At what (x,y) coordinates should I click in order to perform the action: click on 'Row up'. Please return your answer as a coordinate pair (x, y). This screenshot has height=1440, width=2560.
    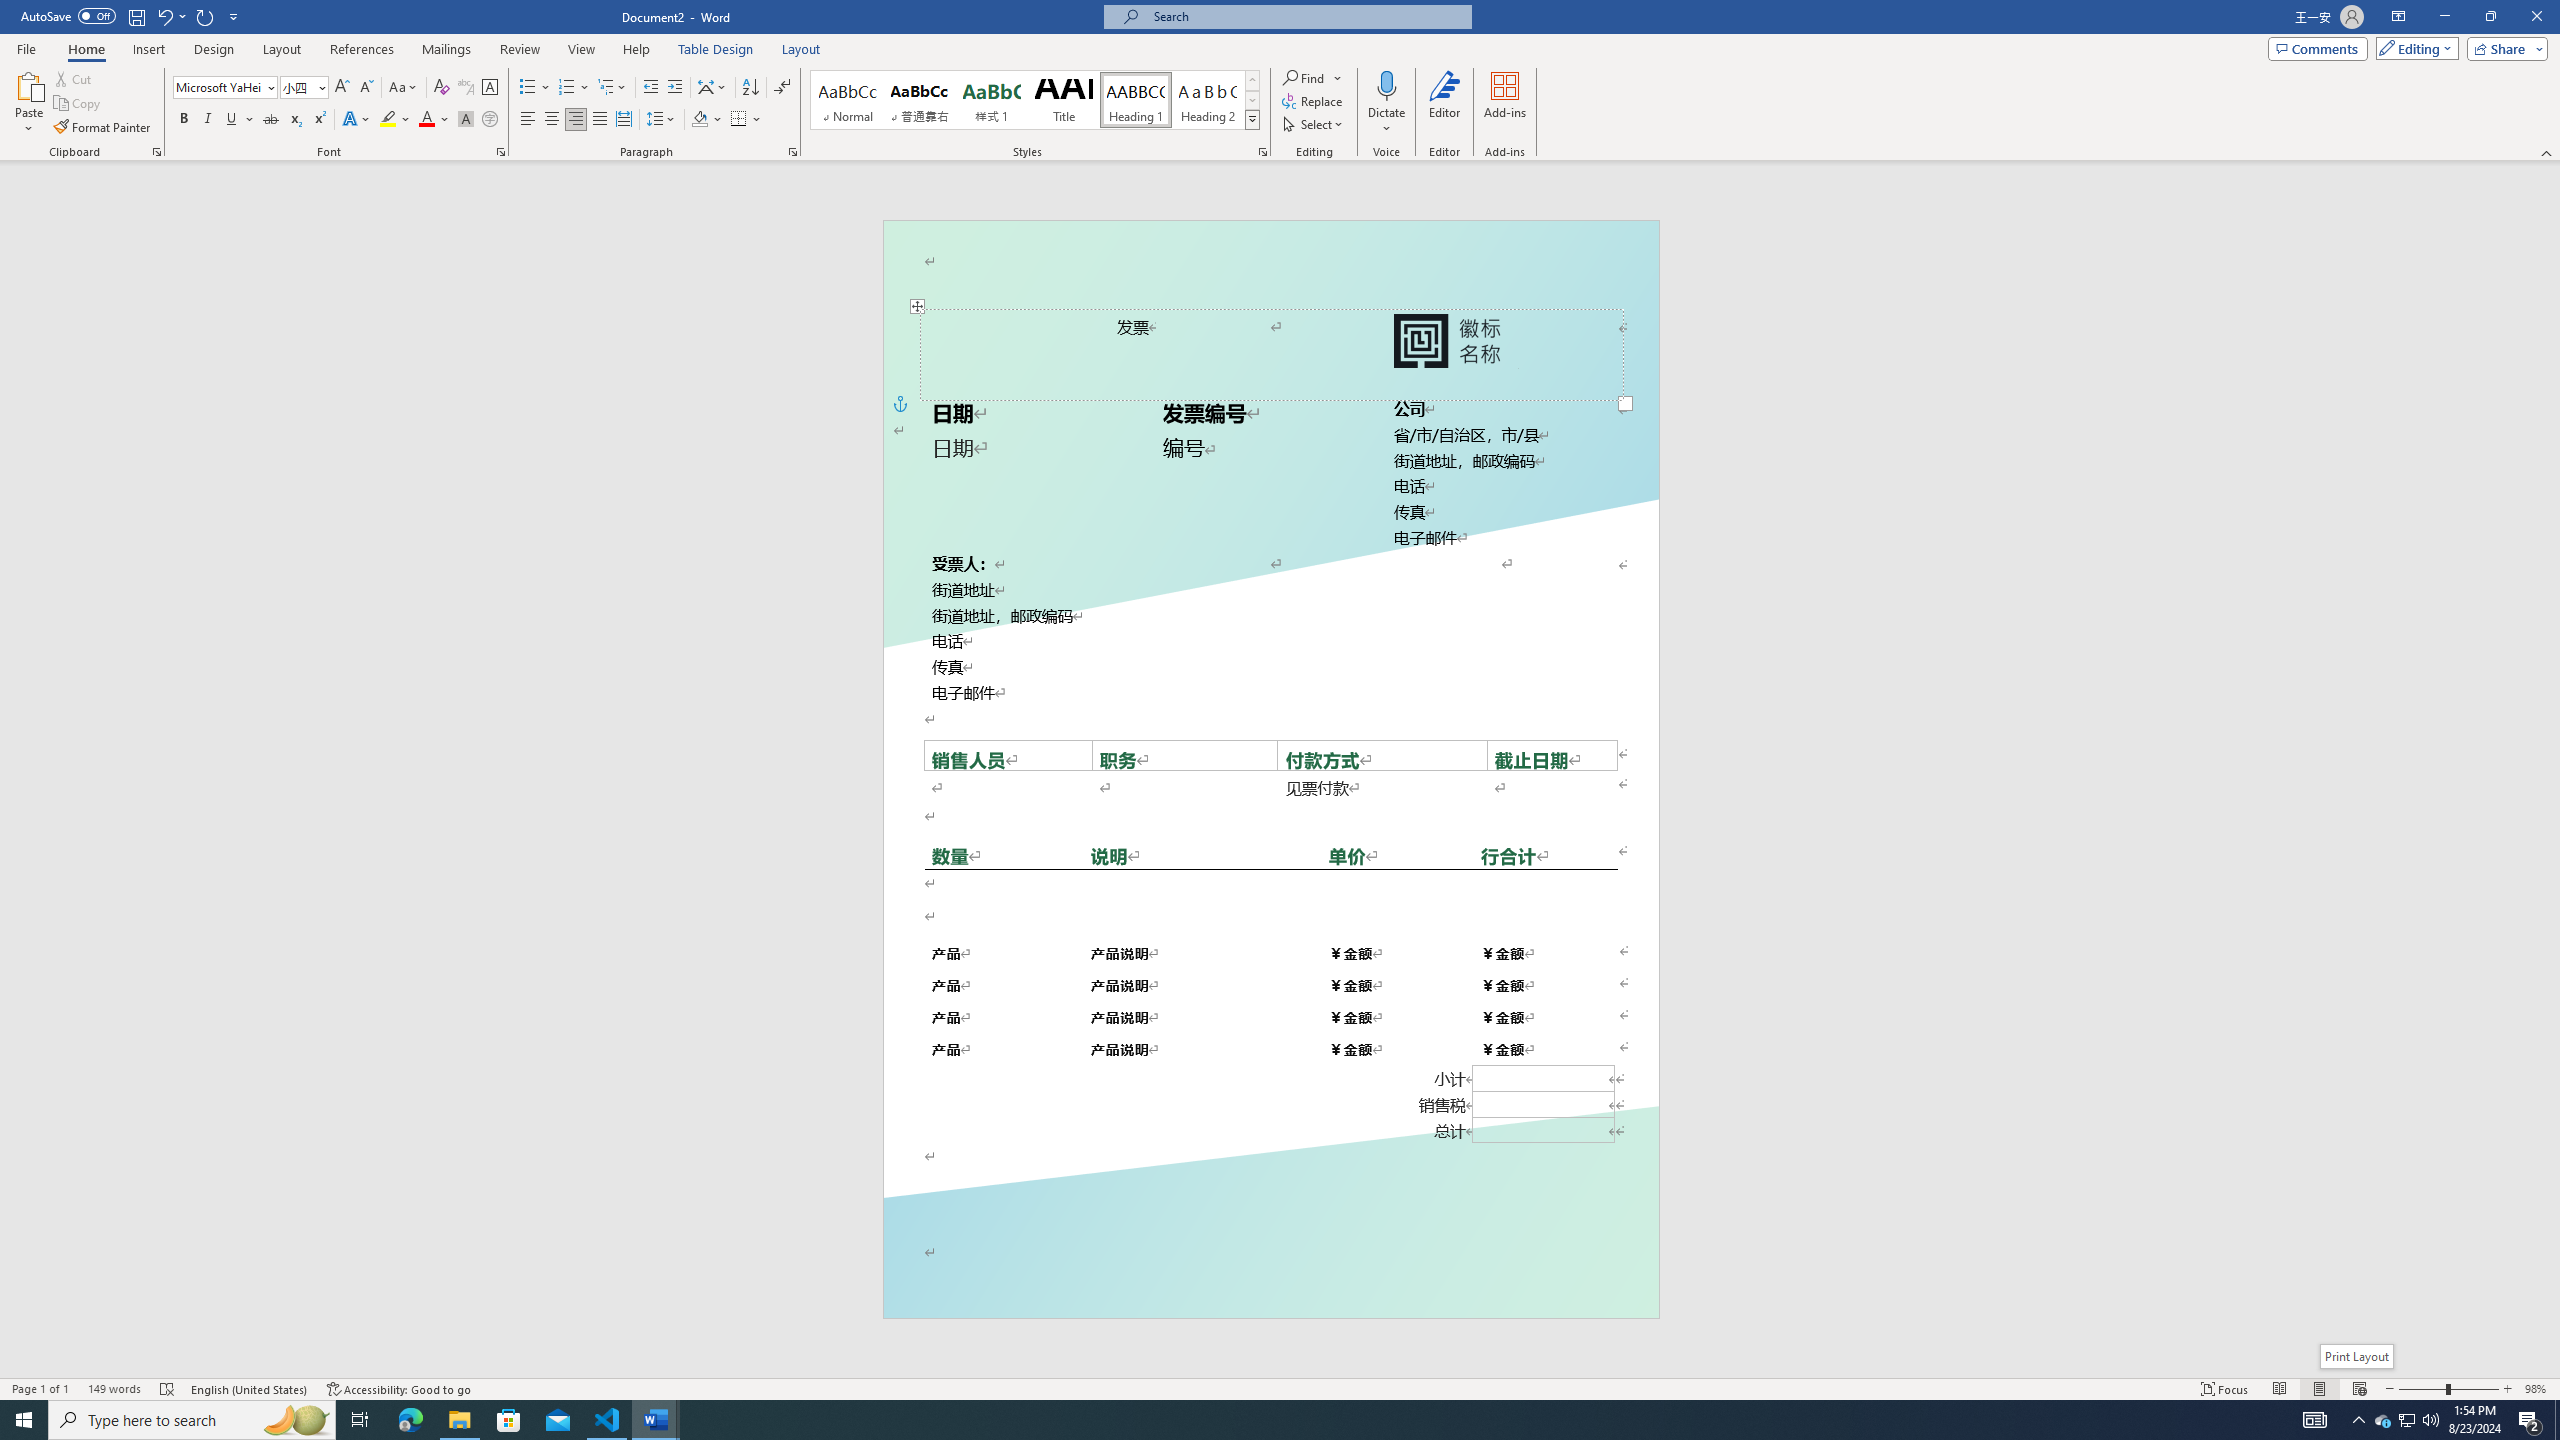
    Looking at the image, I should click on (1251, 80).